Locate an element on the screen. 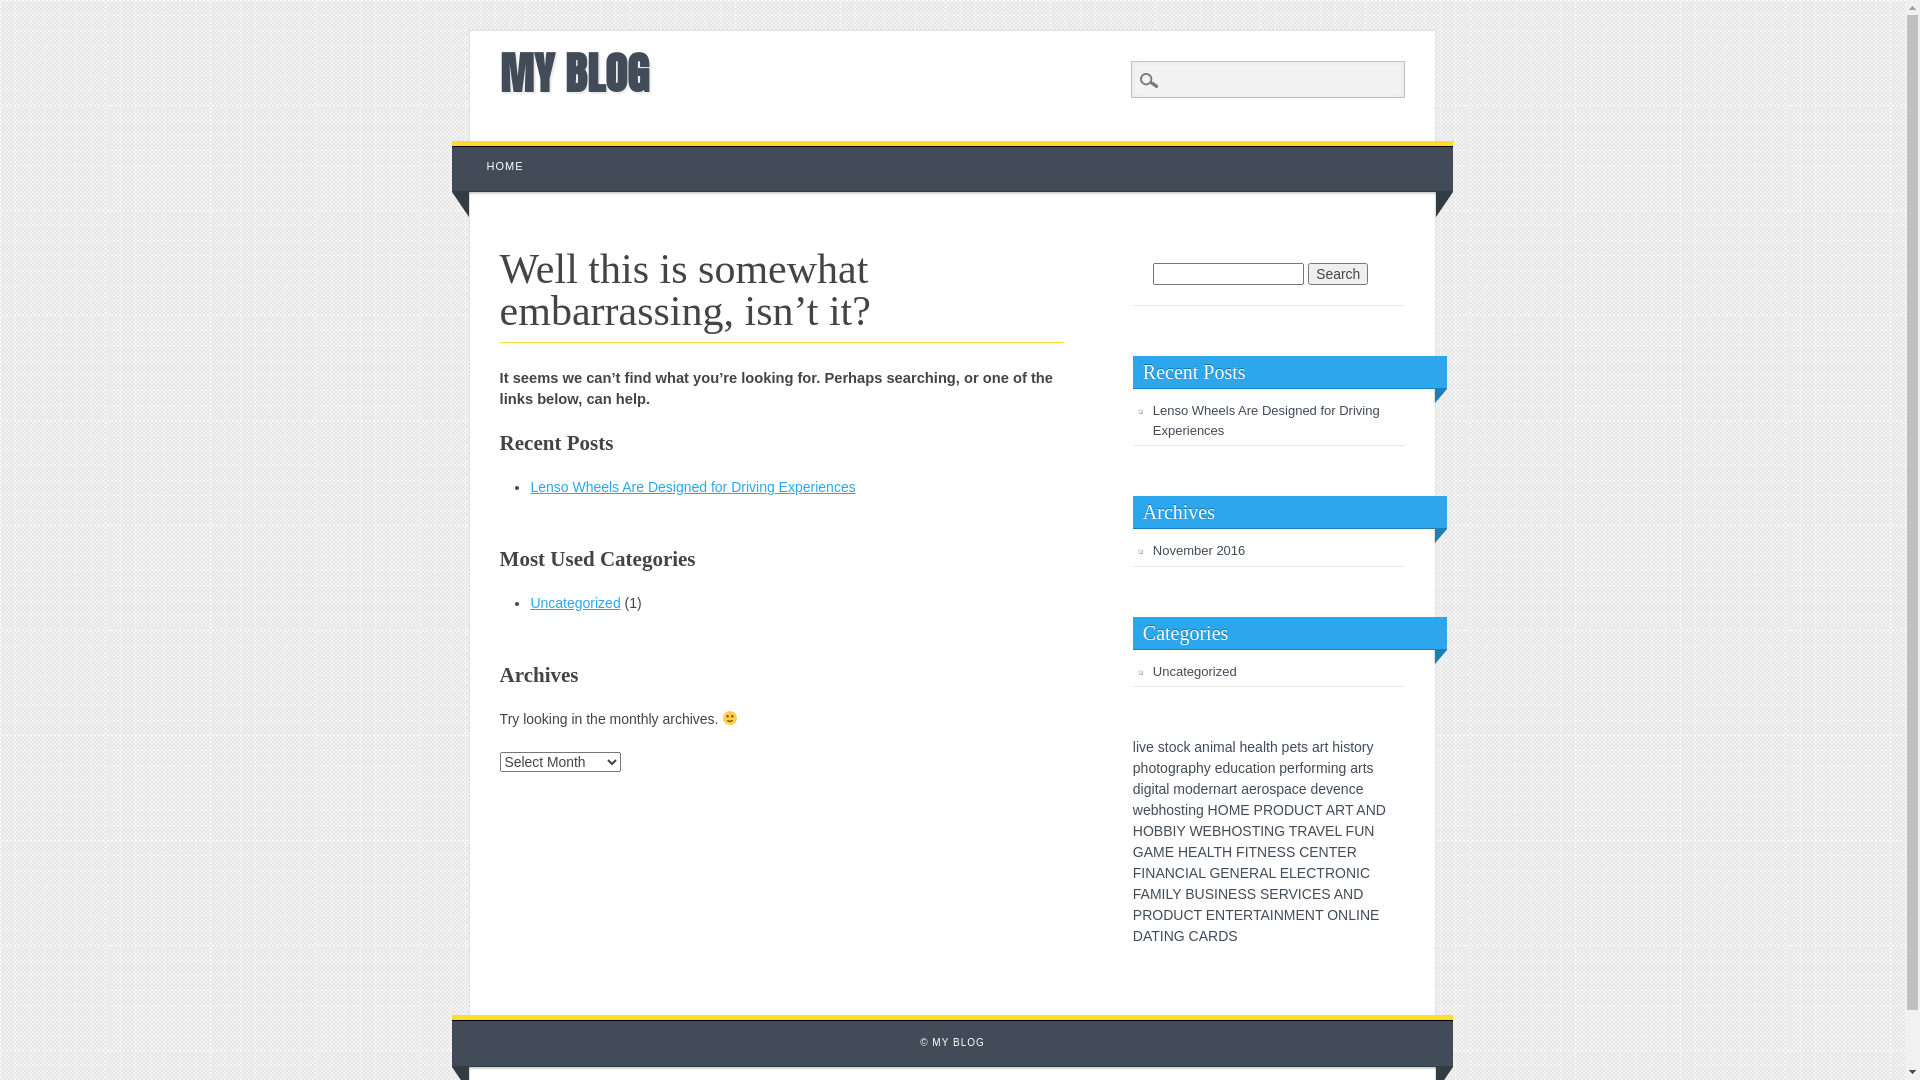  'e' is located at coordinates (1289, 747).